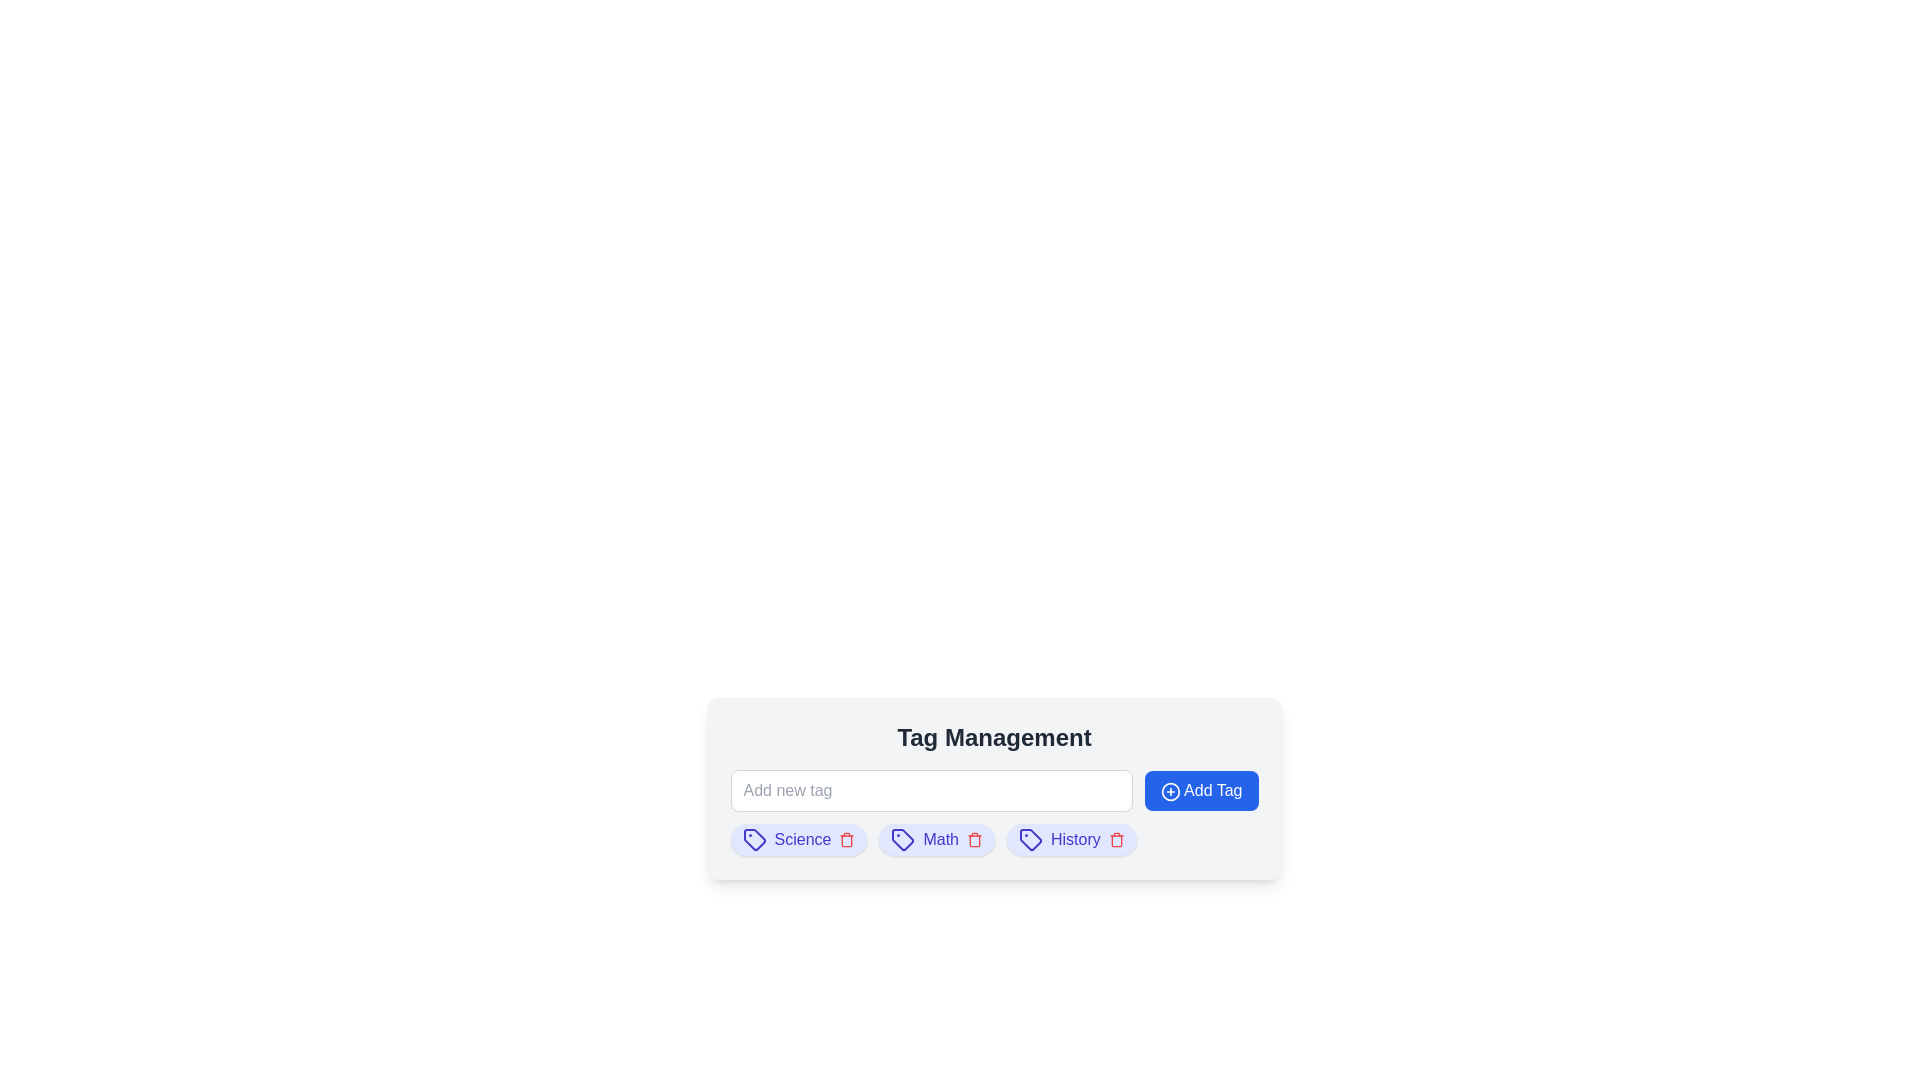 Image resolution: width=1920 pixels, height=1080 pixels. Describe the element at coordinates (1031, 840) in the screenshot. I see `the third tag icon located beneath the text input field, between the 'Math' tag and the 'History' label` at that location.